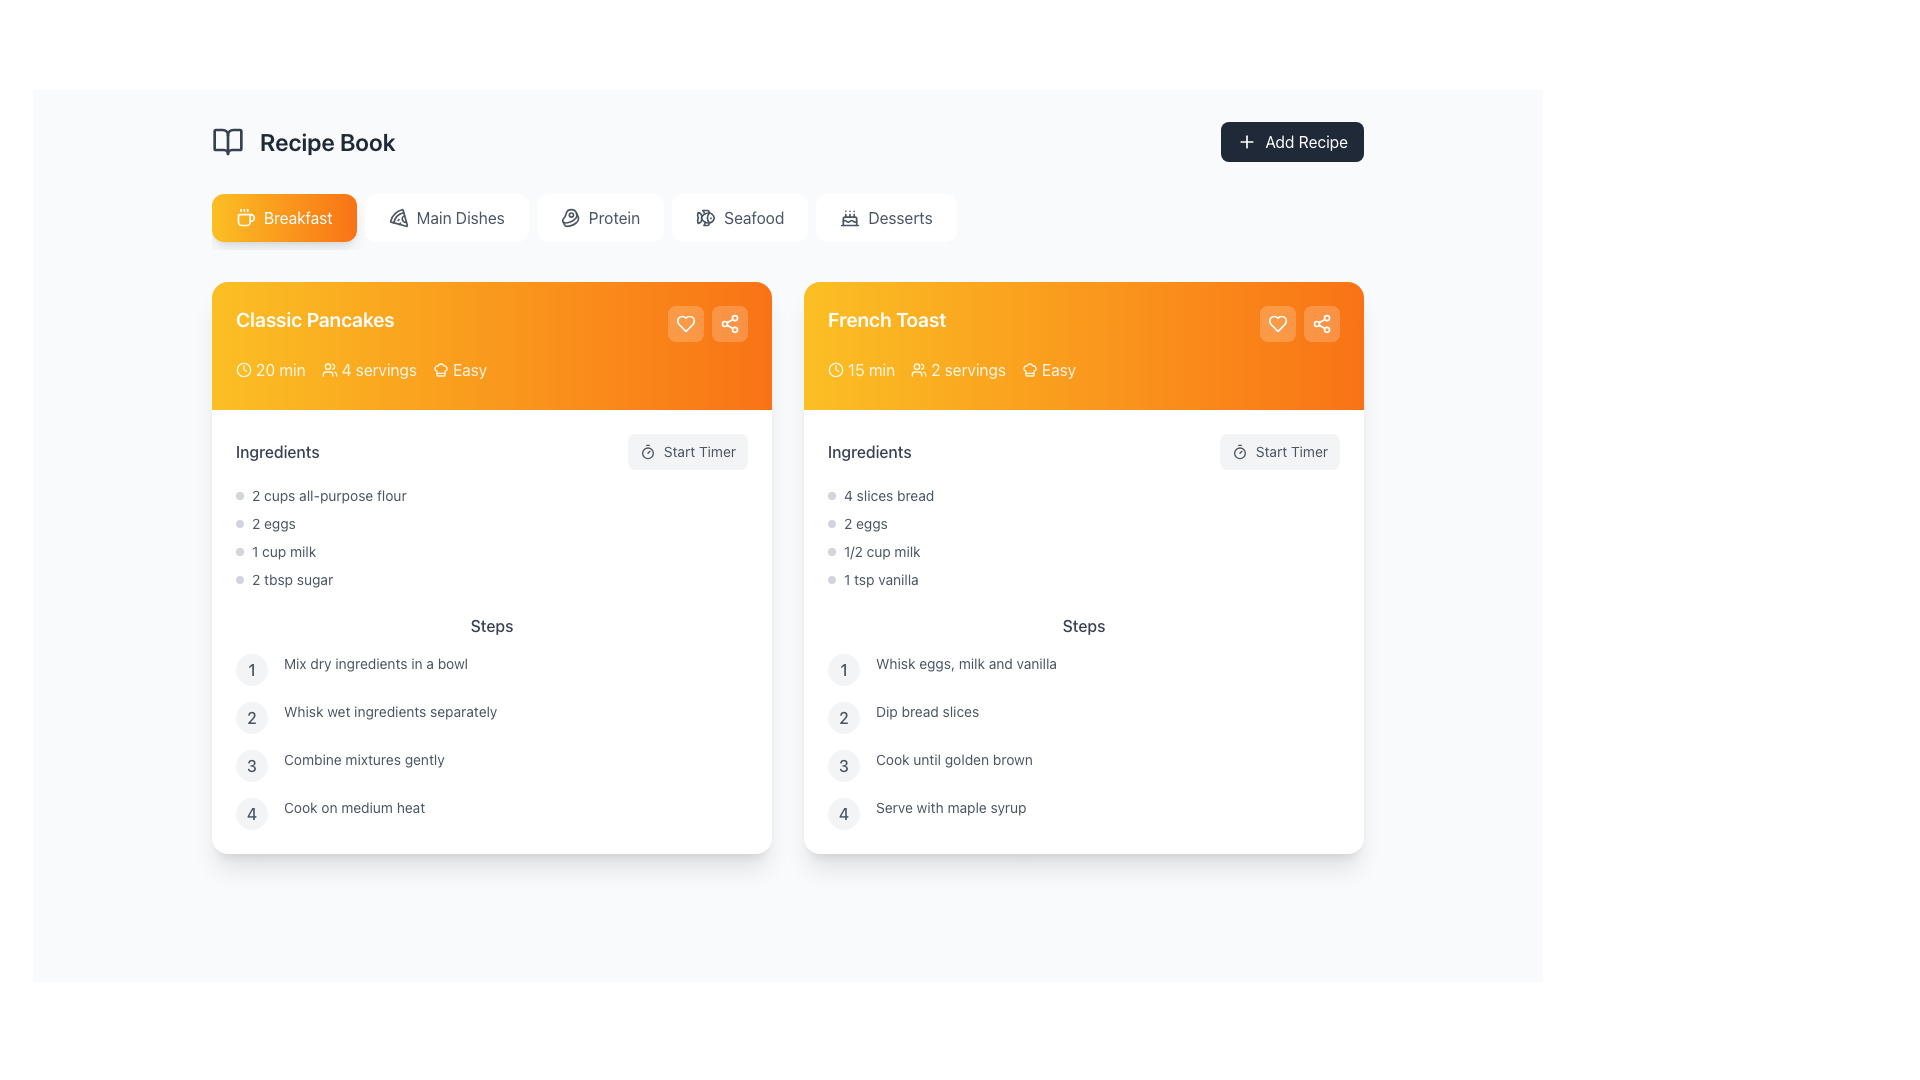 Image resolution: width=1920 pixels, height=1080 pixels. Describe the element at coordinates (1276, 323) in the screenshot. I see `on the 'Favorite' or 'Like' icon button located at the top-right corner of the 'French Toast' card` at that location.